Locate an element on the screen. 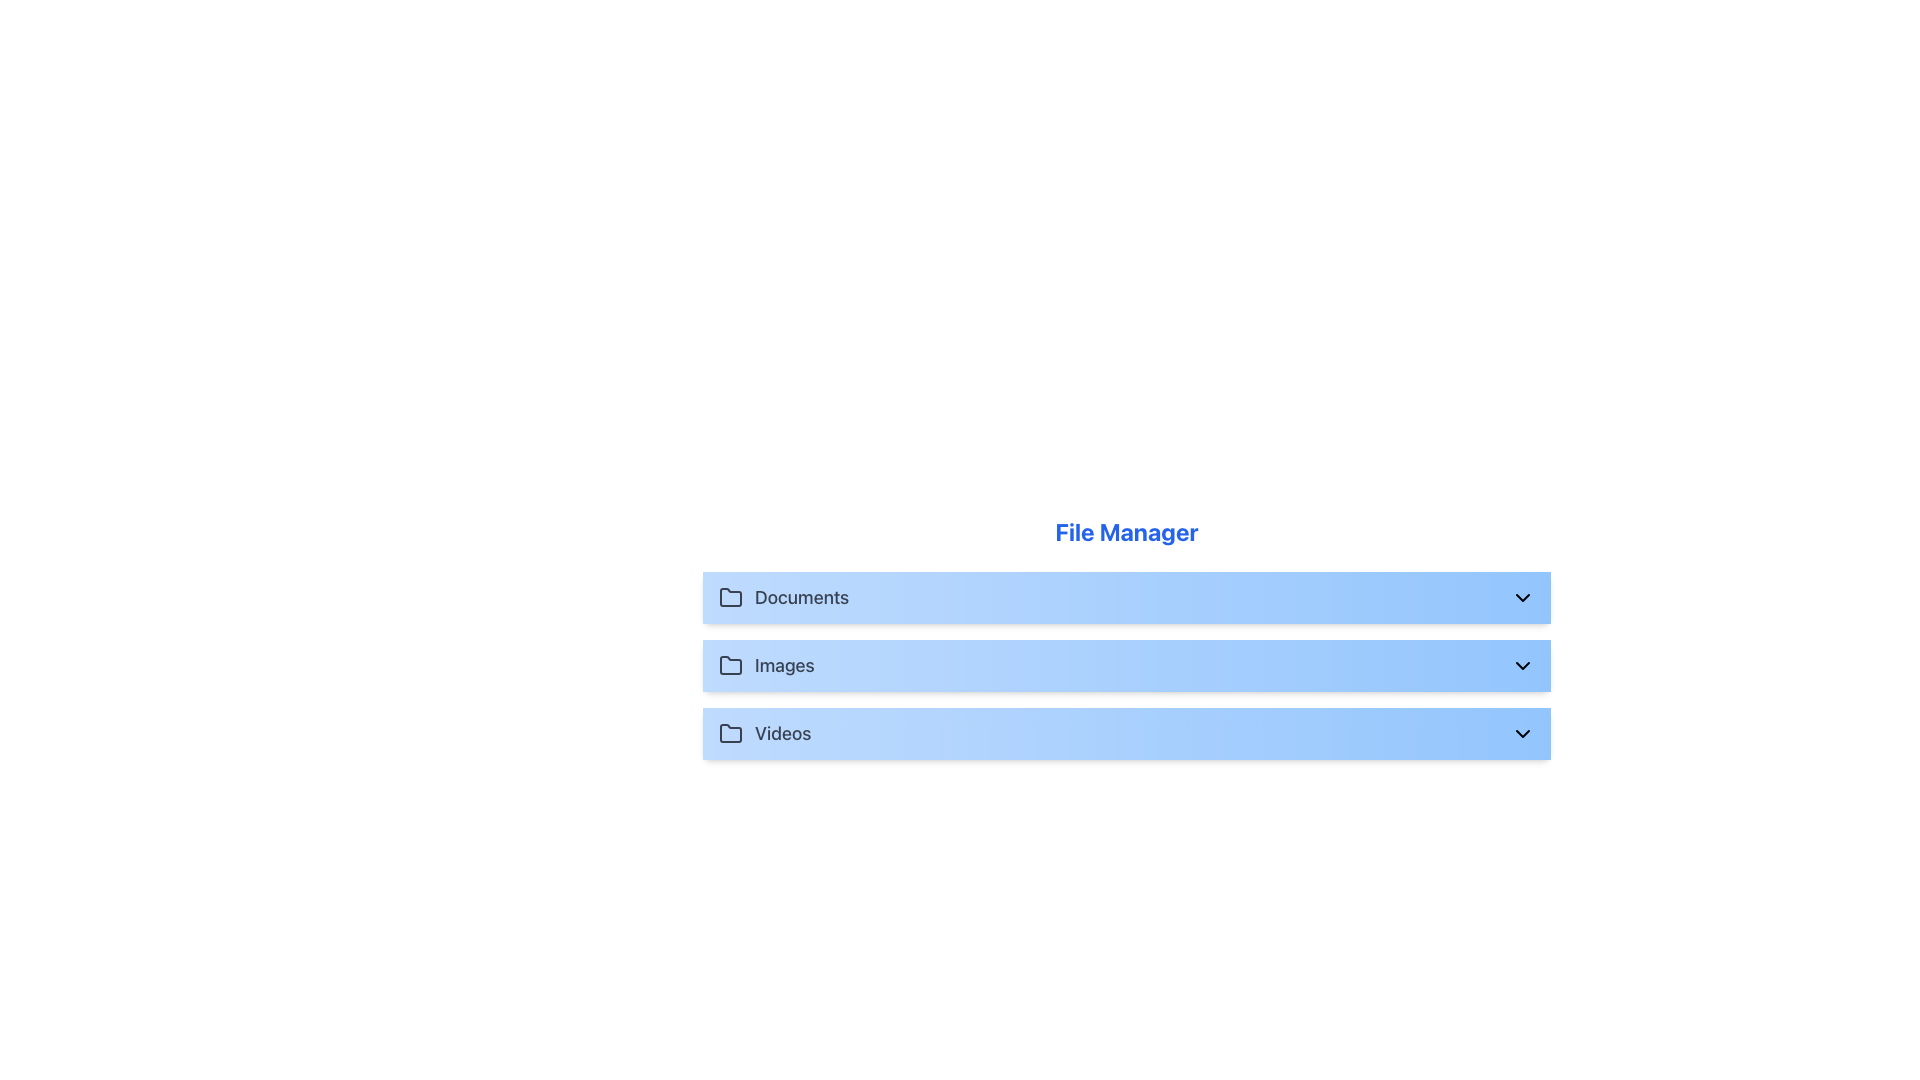  the 'Documents' folder icon in the file manager interface, which is the first icon in a vertical list of three, located to the left of the 'Documents' text label is located at coordinates (729, 596).